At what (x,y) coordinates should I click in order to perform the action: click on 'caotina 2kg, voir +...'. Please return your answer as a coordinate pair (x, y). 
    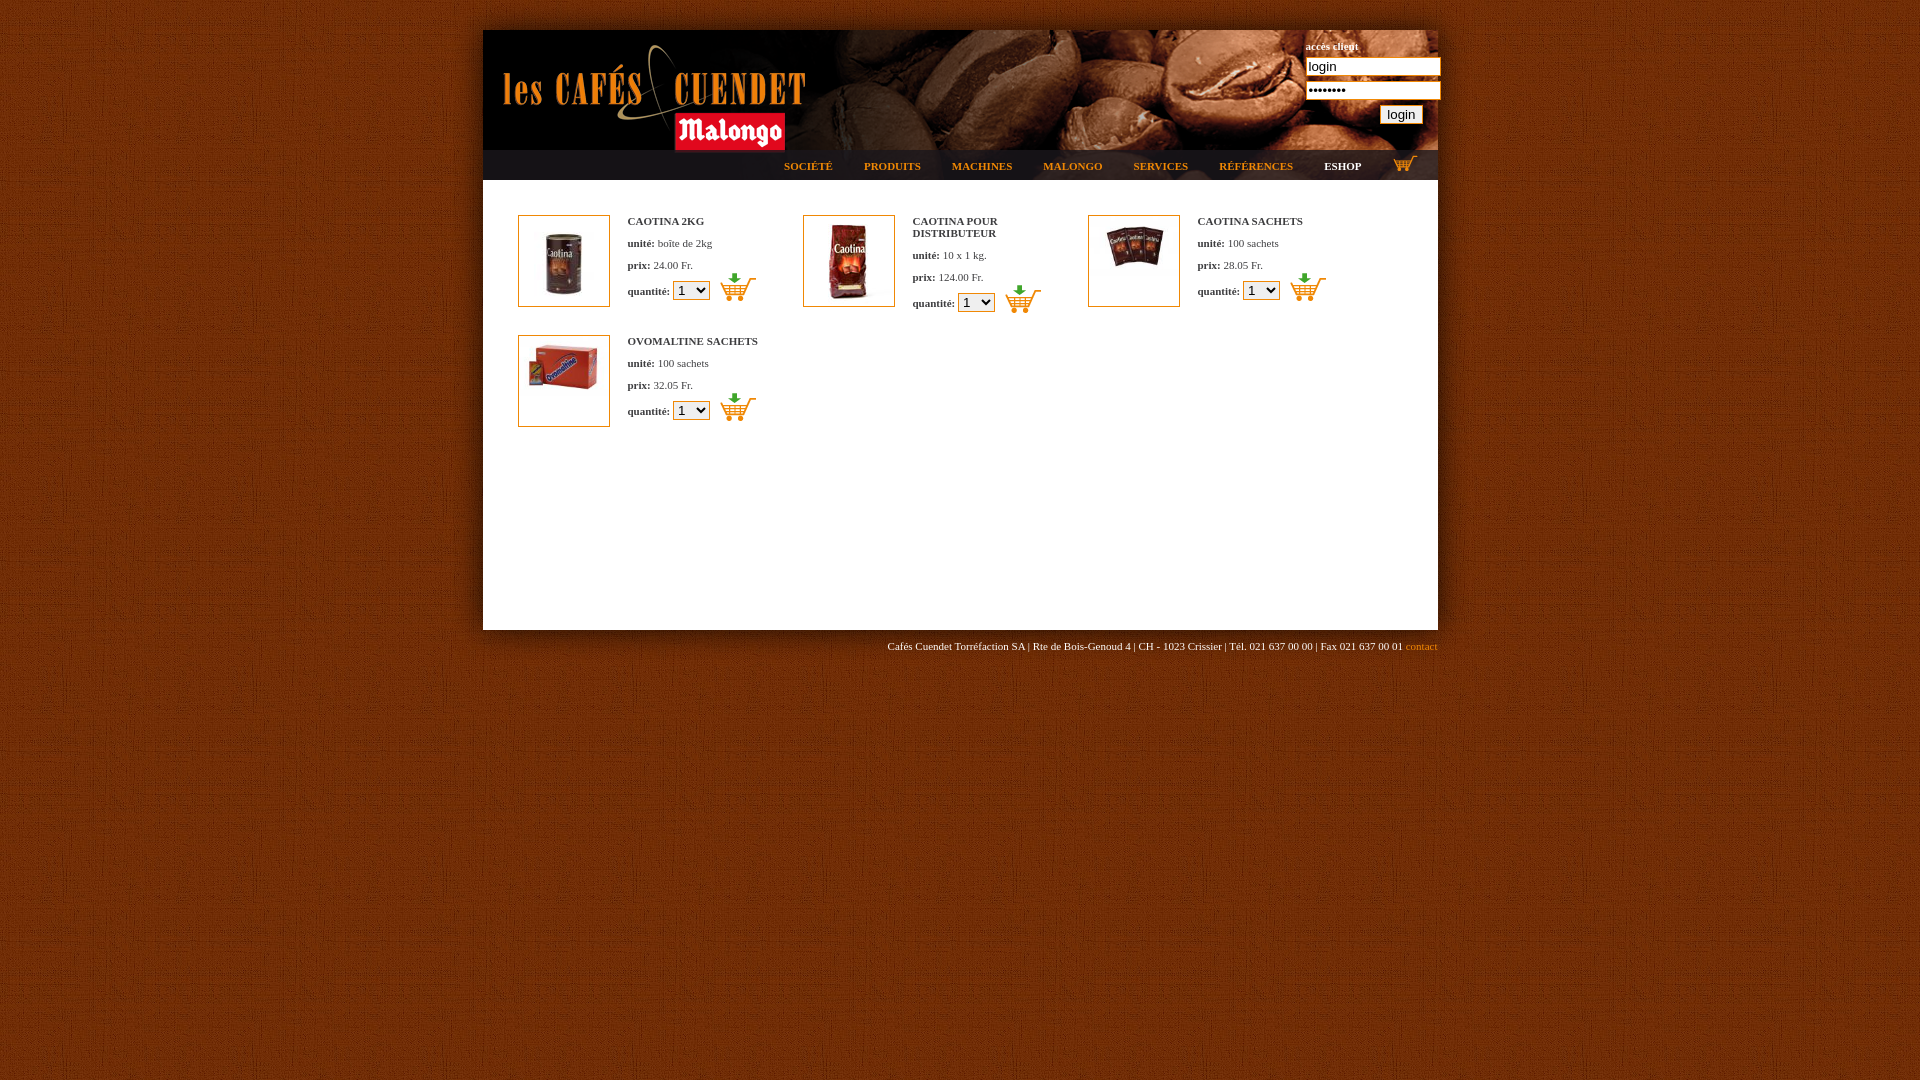
    Looking at the image, I should click on (562, 260).